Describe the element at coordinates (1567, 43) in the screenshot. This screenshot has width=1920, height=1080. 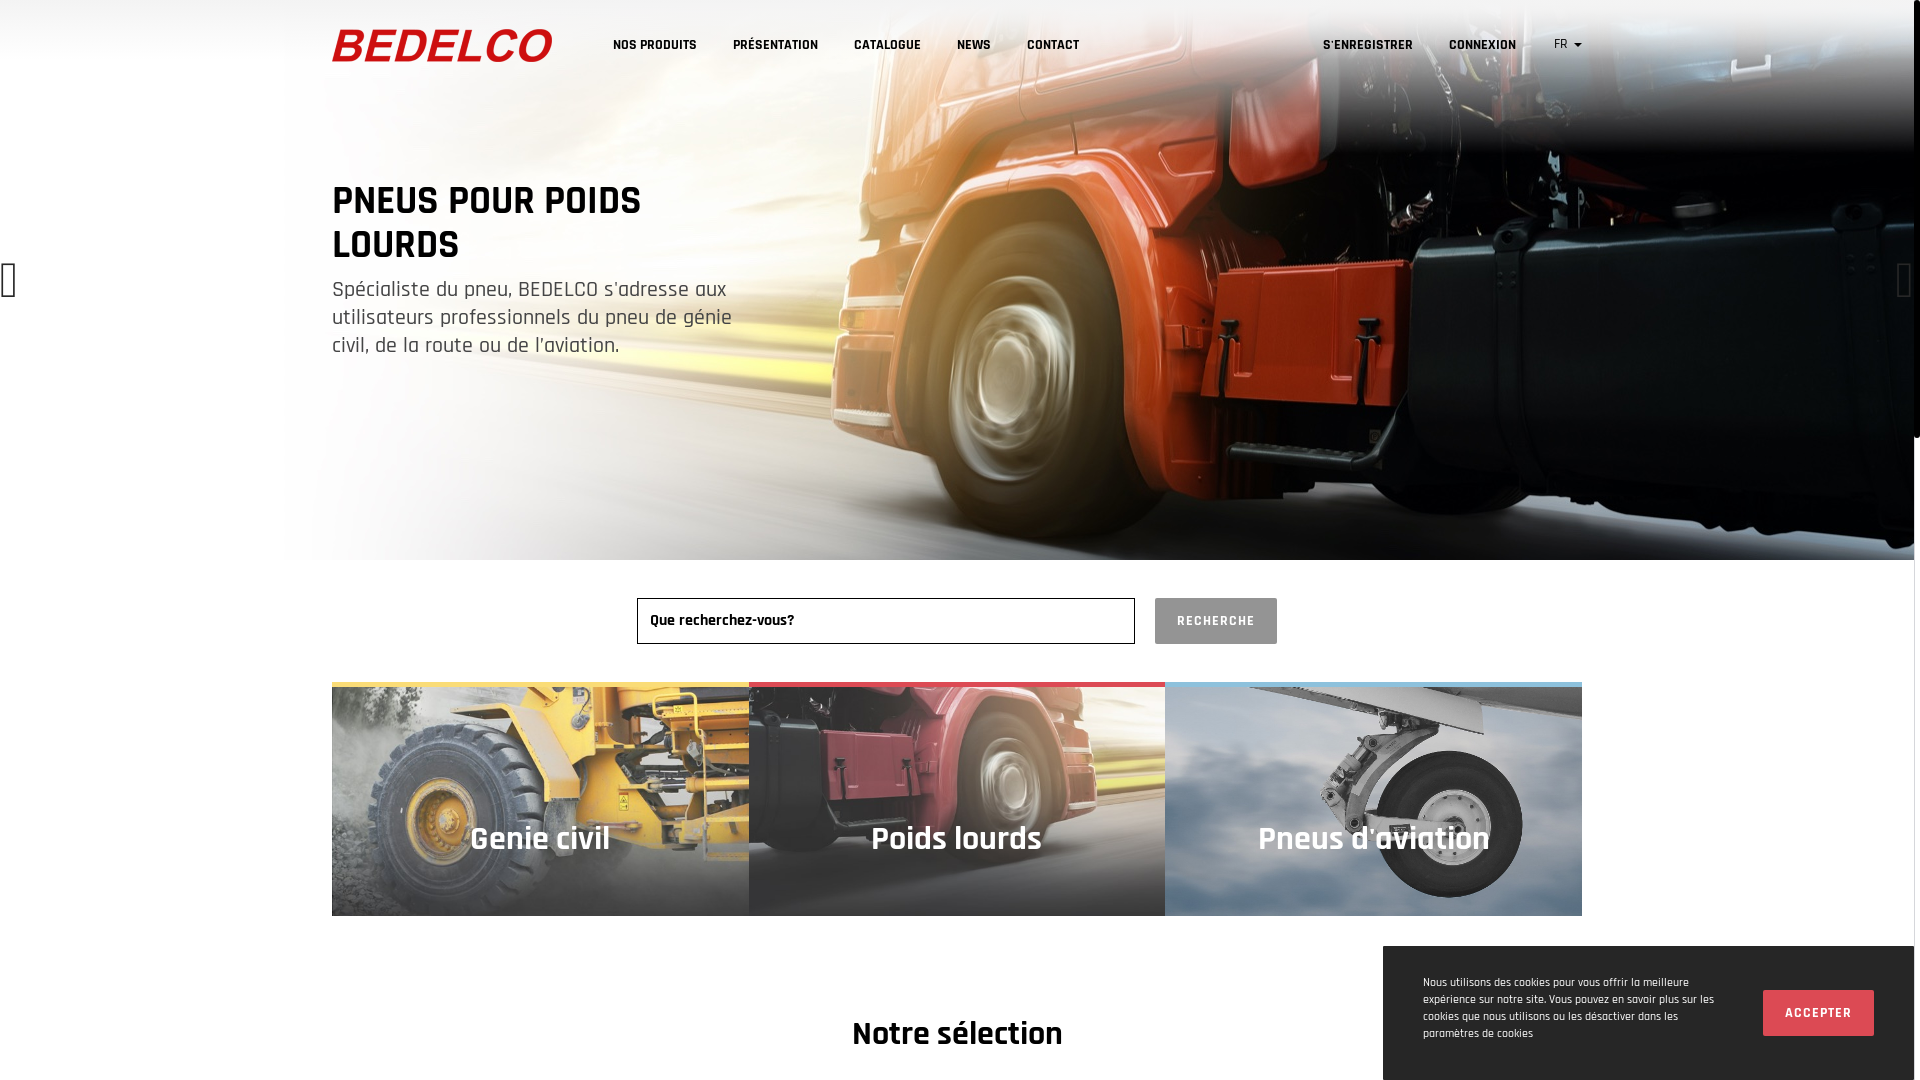
I see `'FR'` at that location.